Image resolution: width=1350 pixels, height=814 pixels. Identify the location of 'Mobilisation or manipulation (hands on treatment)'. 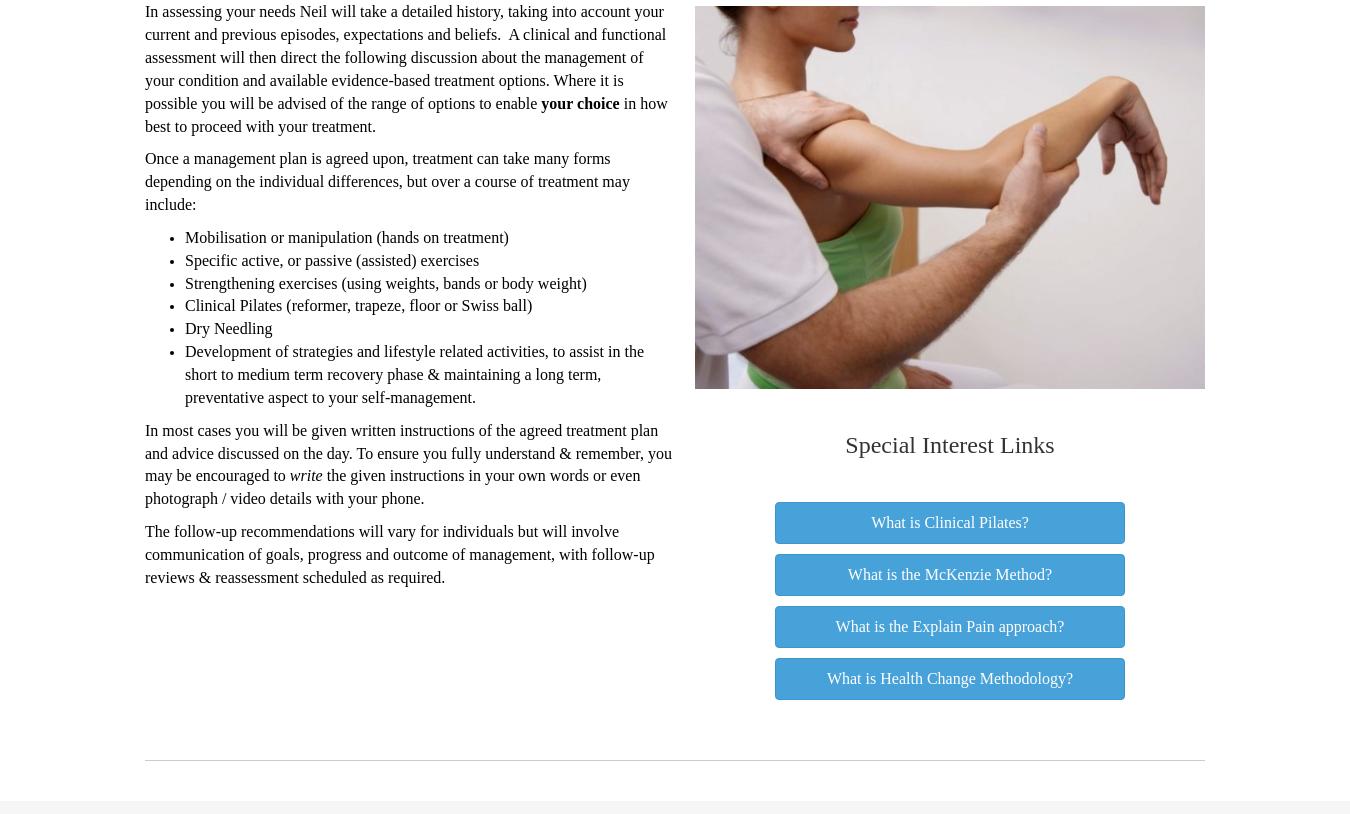
(346, 236).